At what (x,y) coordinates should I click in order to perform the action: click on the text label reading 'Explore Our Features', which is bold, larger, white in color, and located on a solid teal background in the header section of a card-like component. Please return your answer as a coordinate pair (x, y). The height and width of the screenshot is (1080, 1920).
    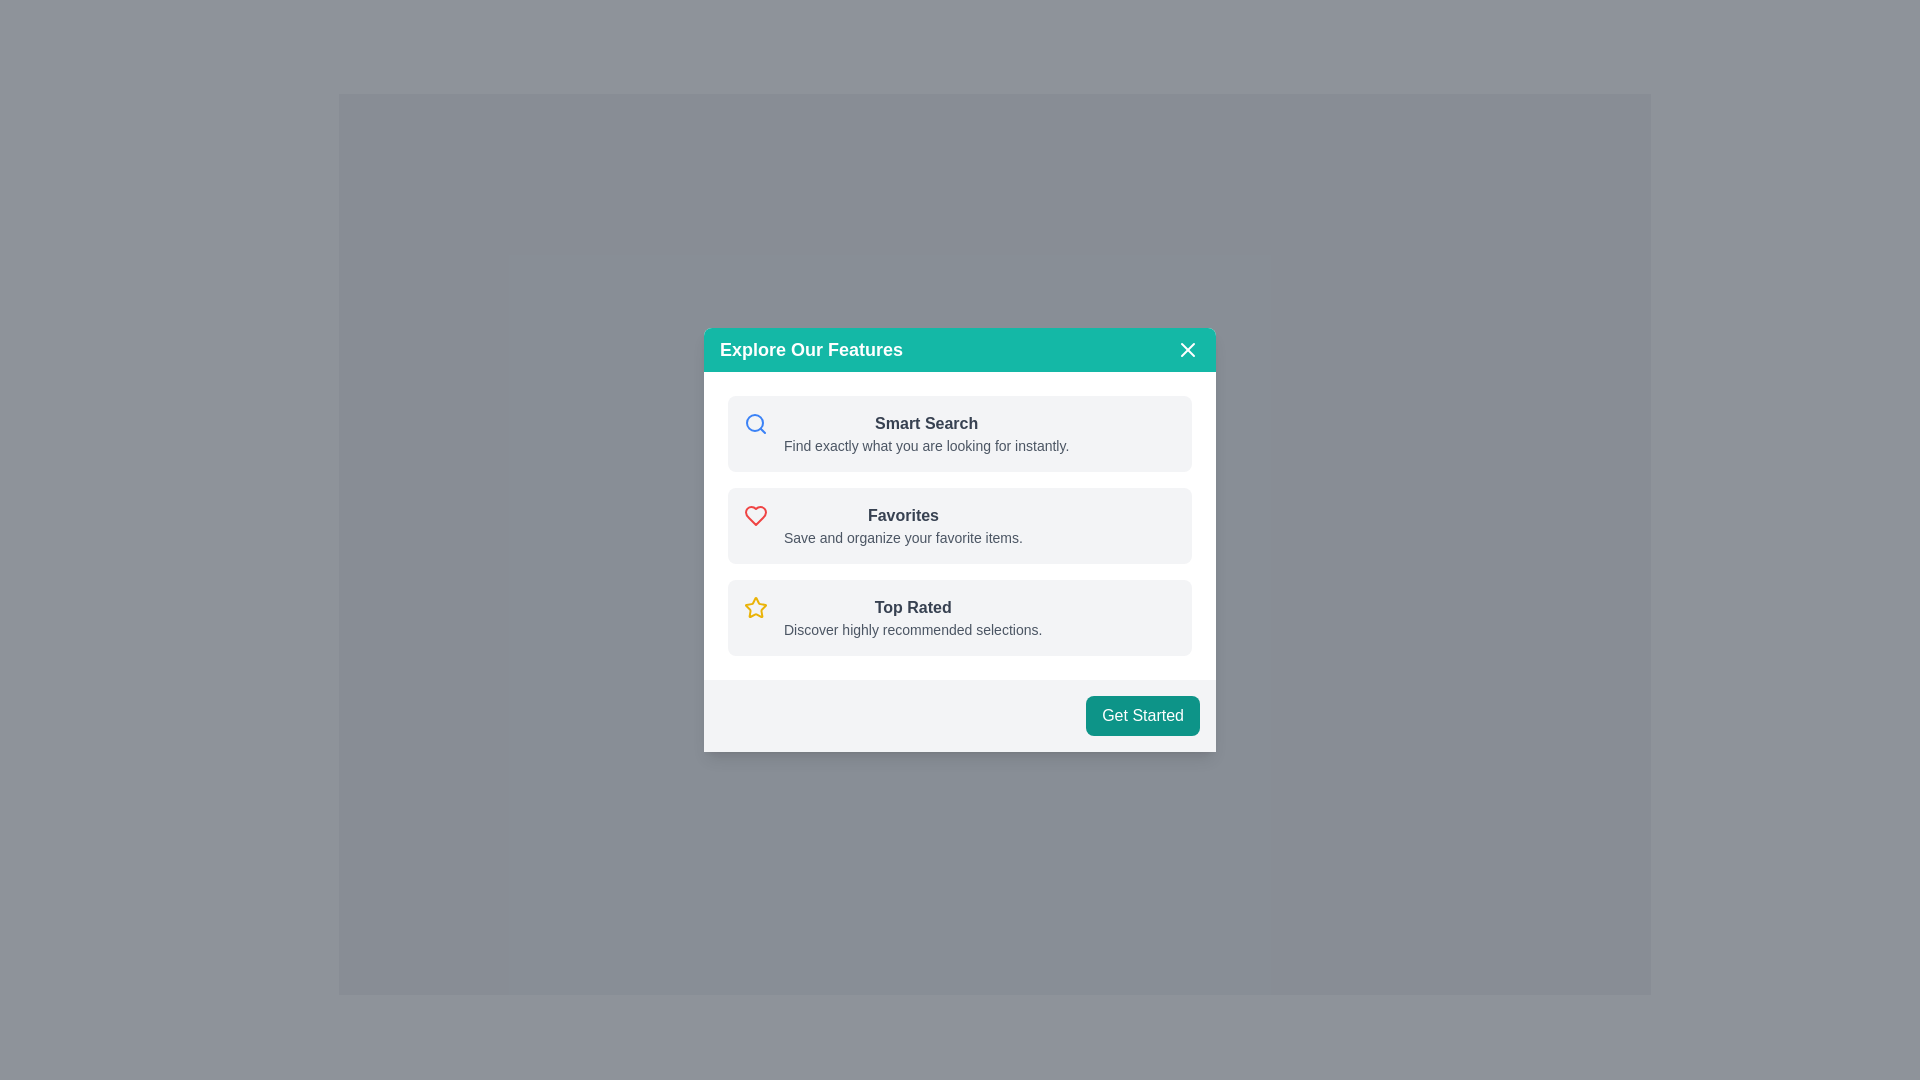
    Looking at the image, I should click on (811, 349).